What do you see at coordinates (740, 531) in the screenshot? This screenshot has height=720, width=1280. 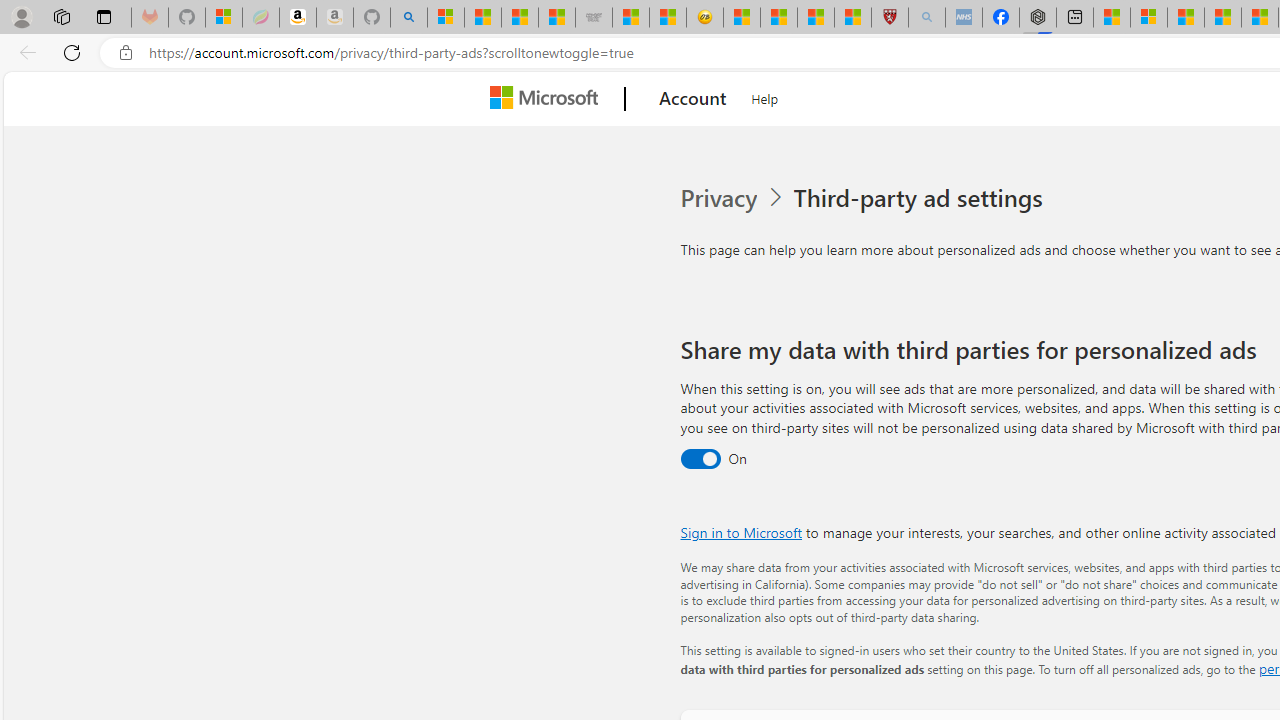 I see `'Sign in to Microsoft'` at bounding box center [740, 531].